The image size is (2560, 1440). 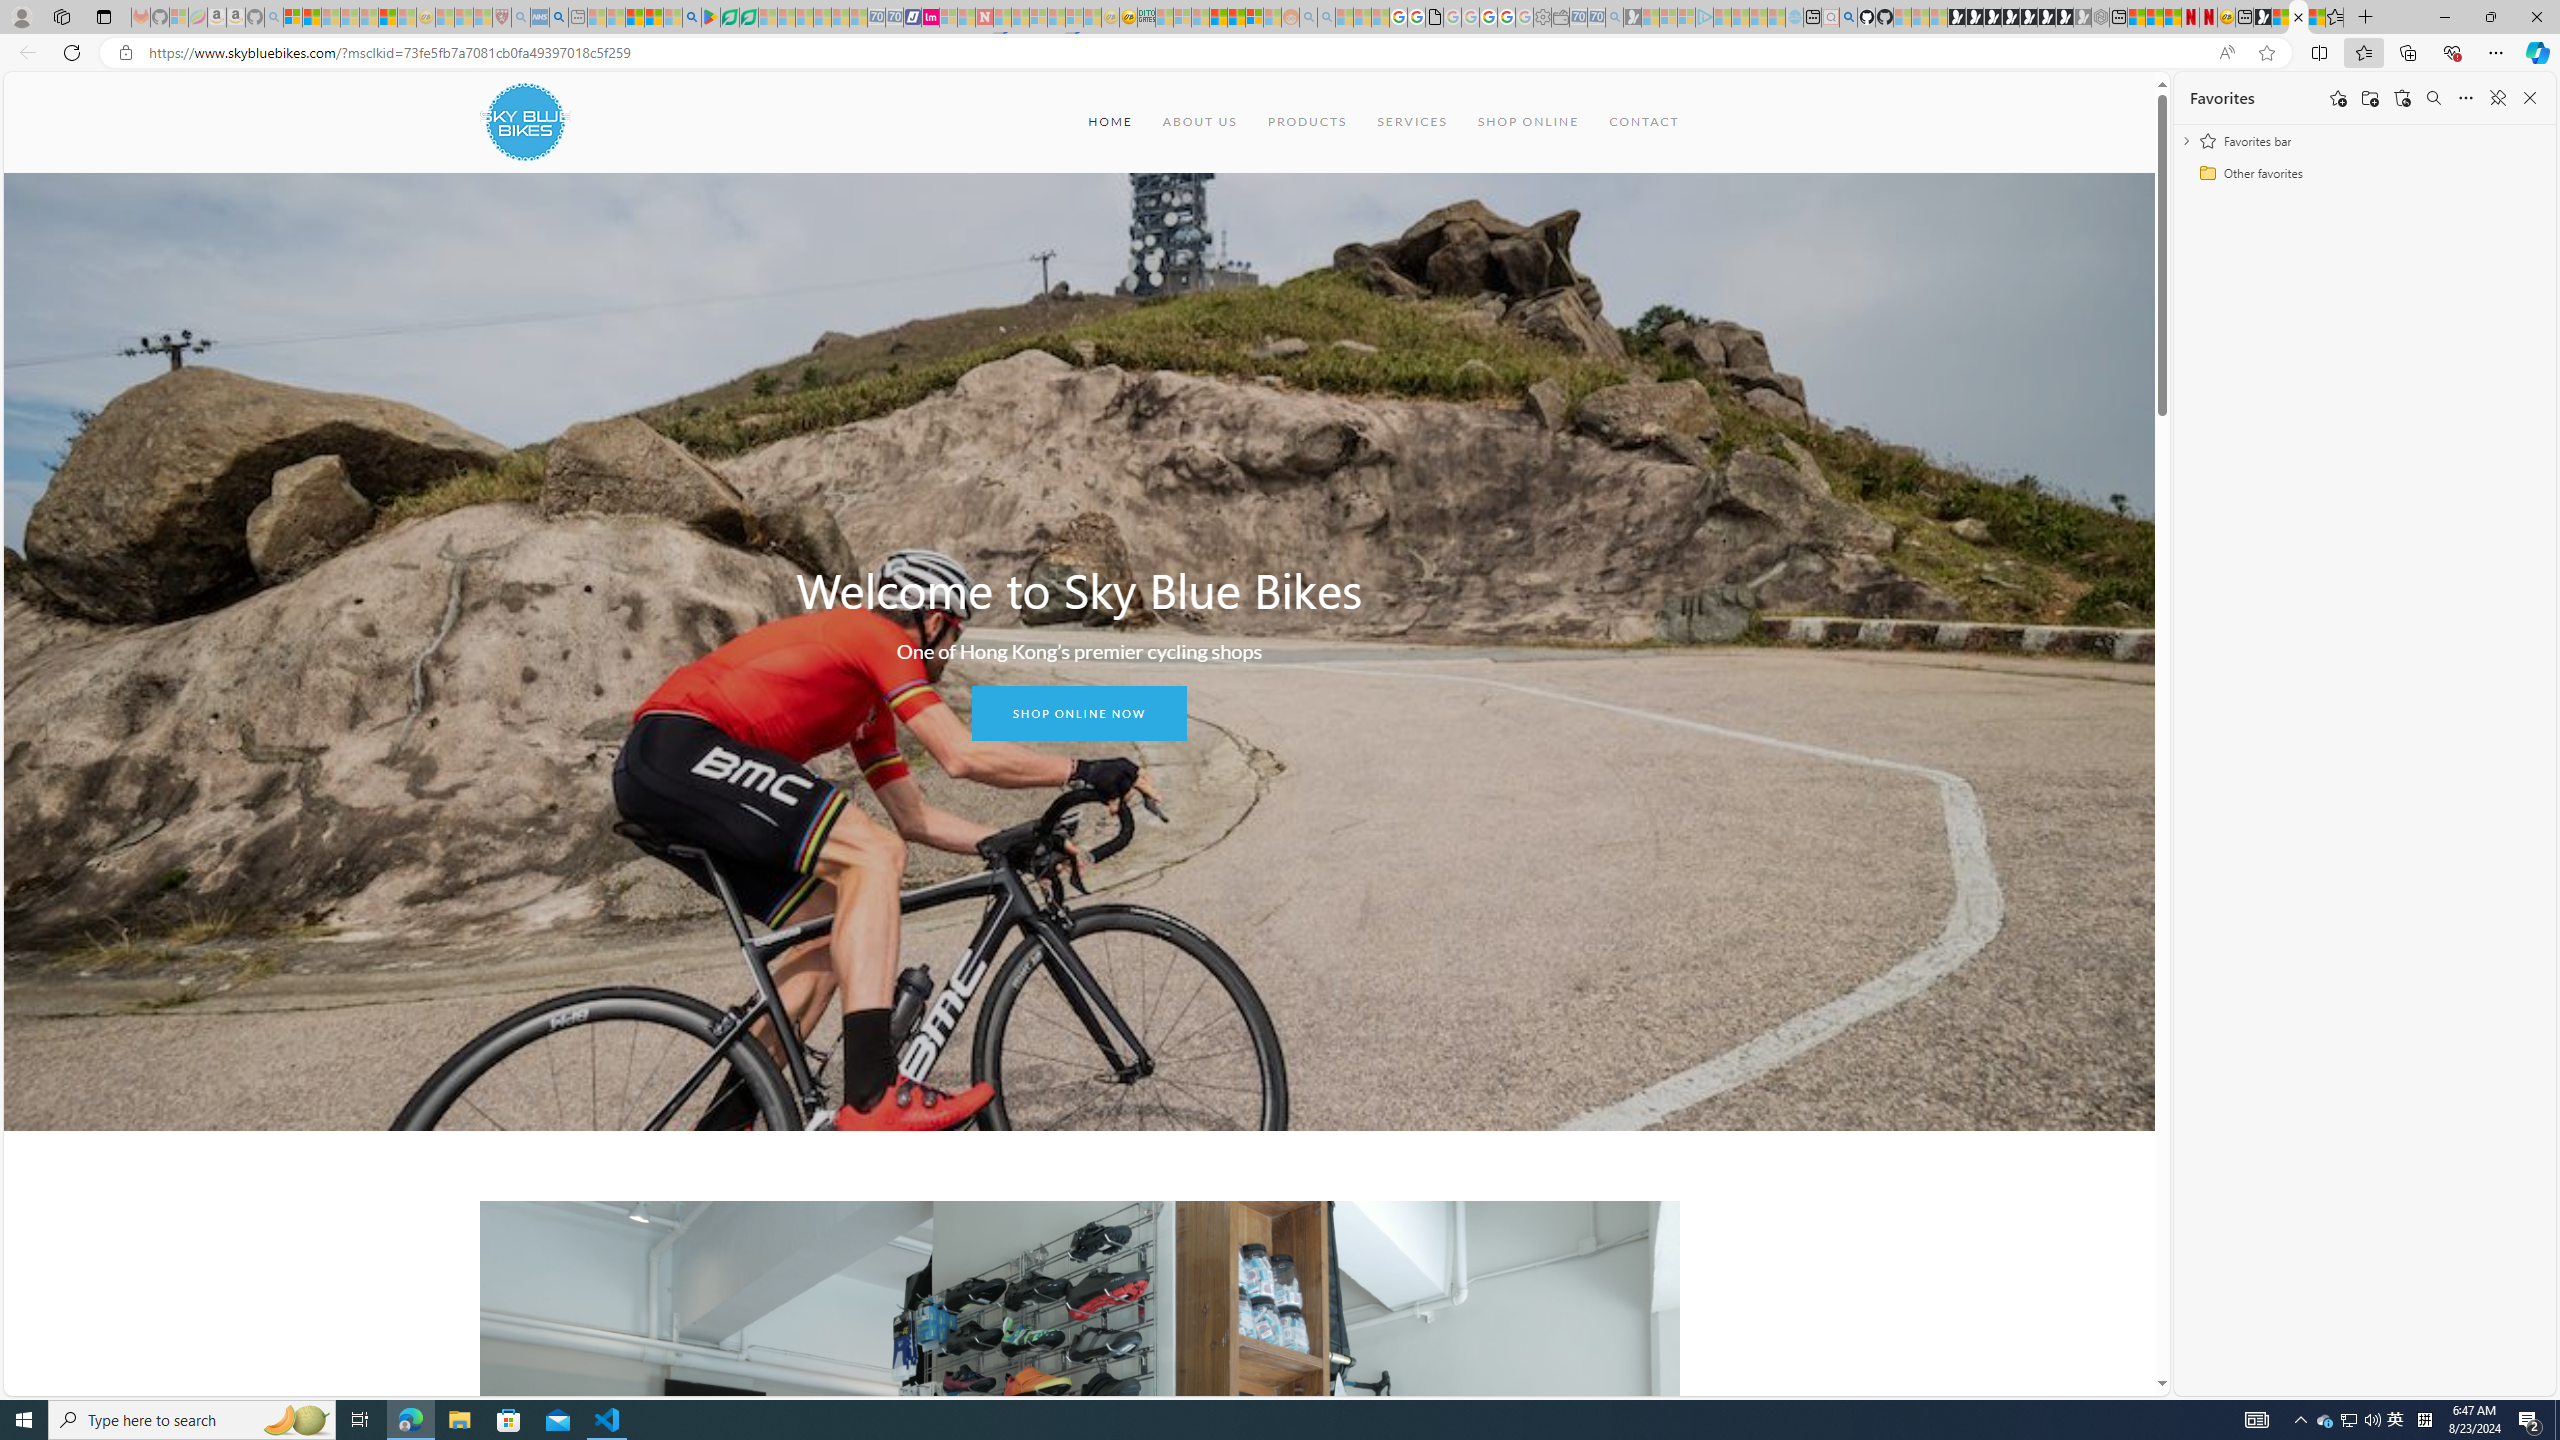 What do you see at coordinates (1847, 16) in the screenshot?
I see `'github - Search'` at bounding box center [1847, 16].